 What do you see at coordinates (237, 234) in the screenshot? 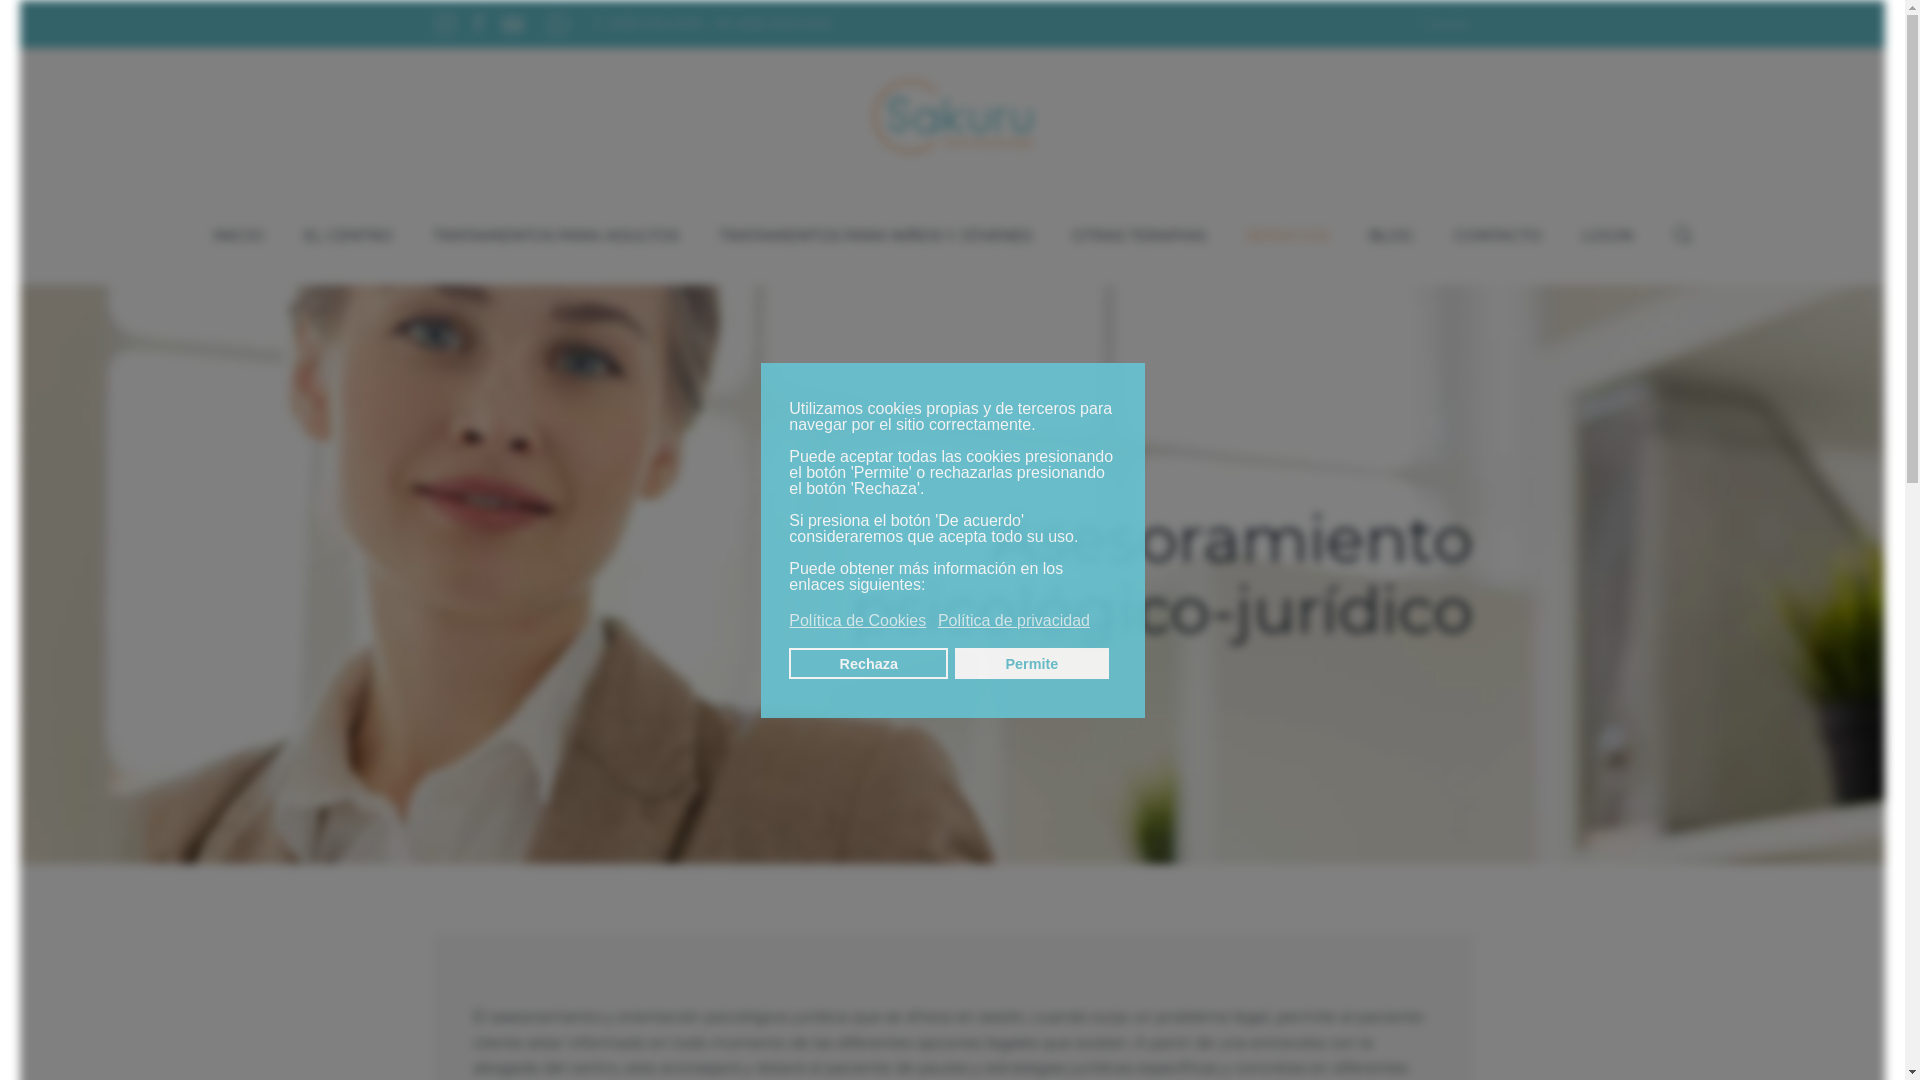
I see `'INICIO'` at bounding box center [237, 234].